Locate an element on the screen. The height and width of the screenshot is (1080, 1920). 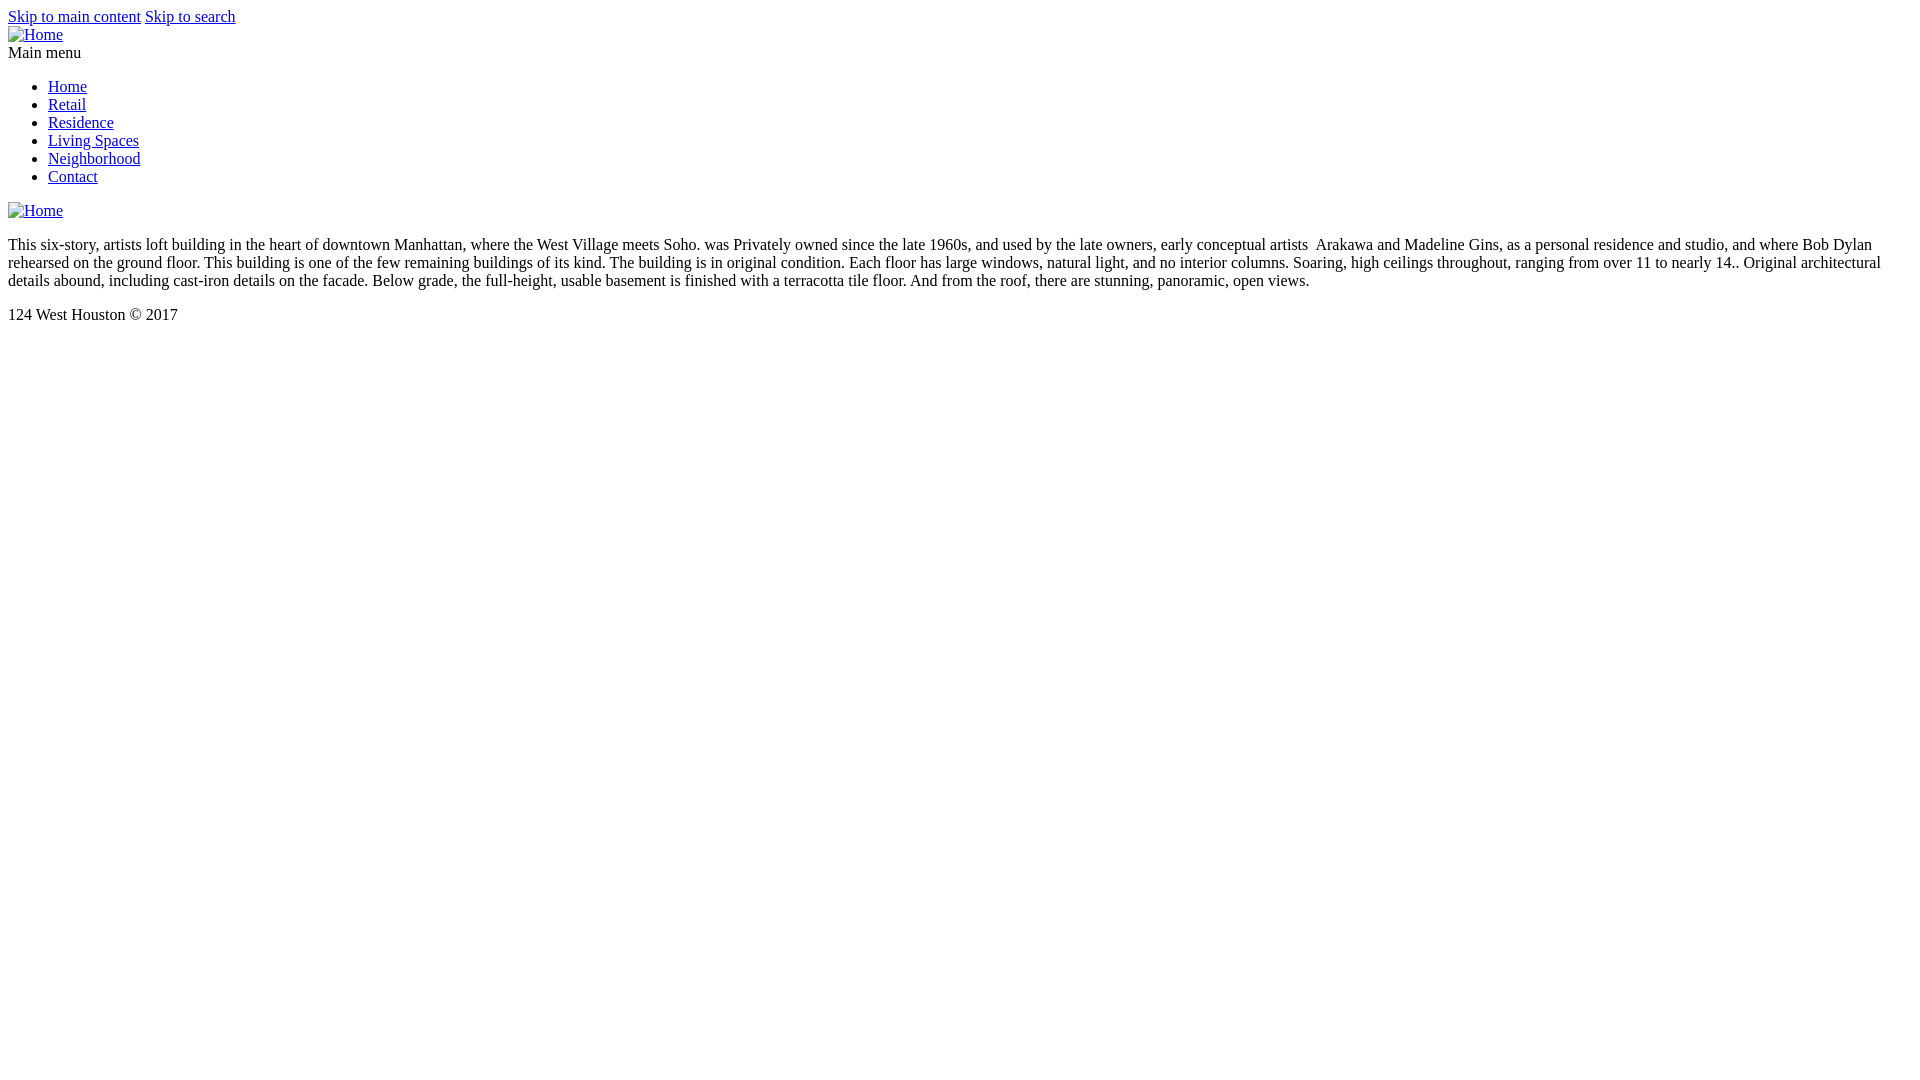
'Contact' is located at coordinates (48, 175).